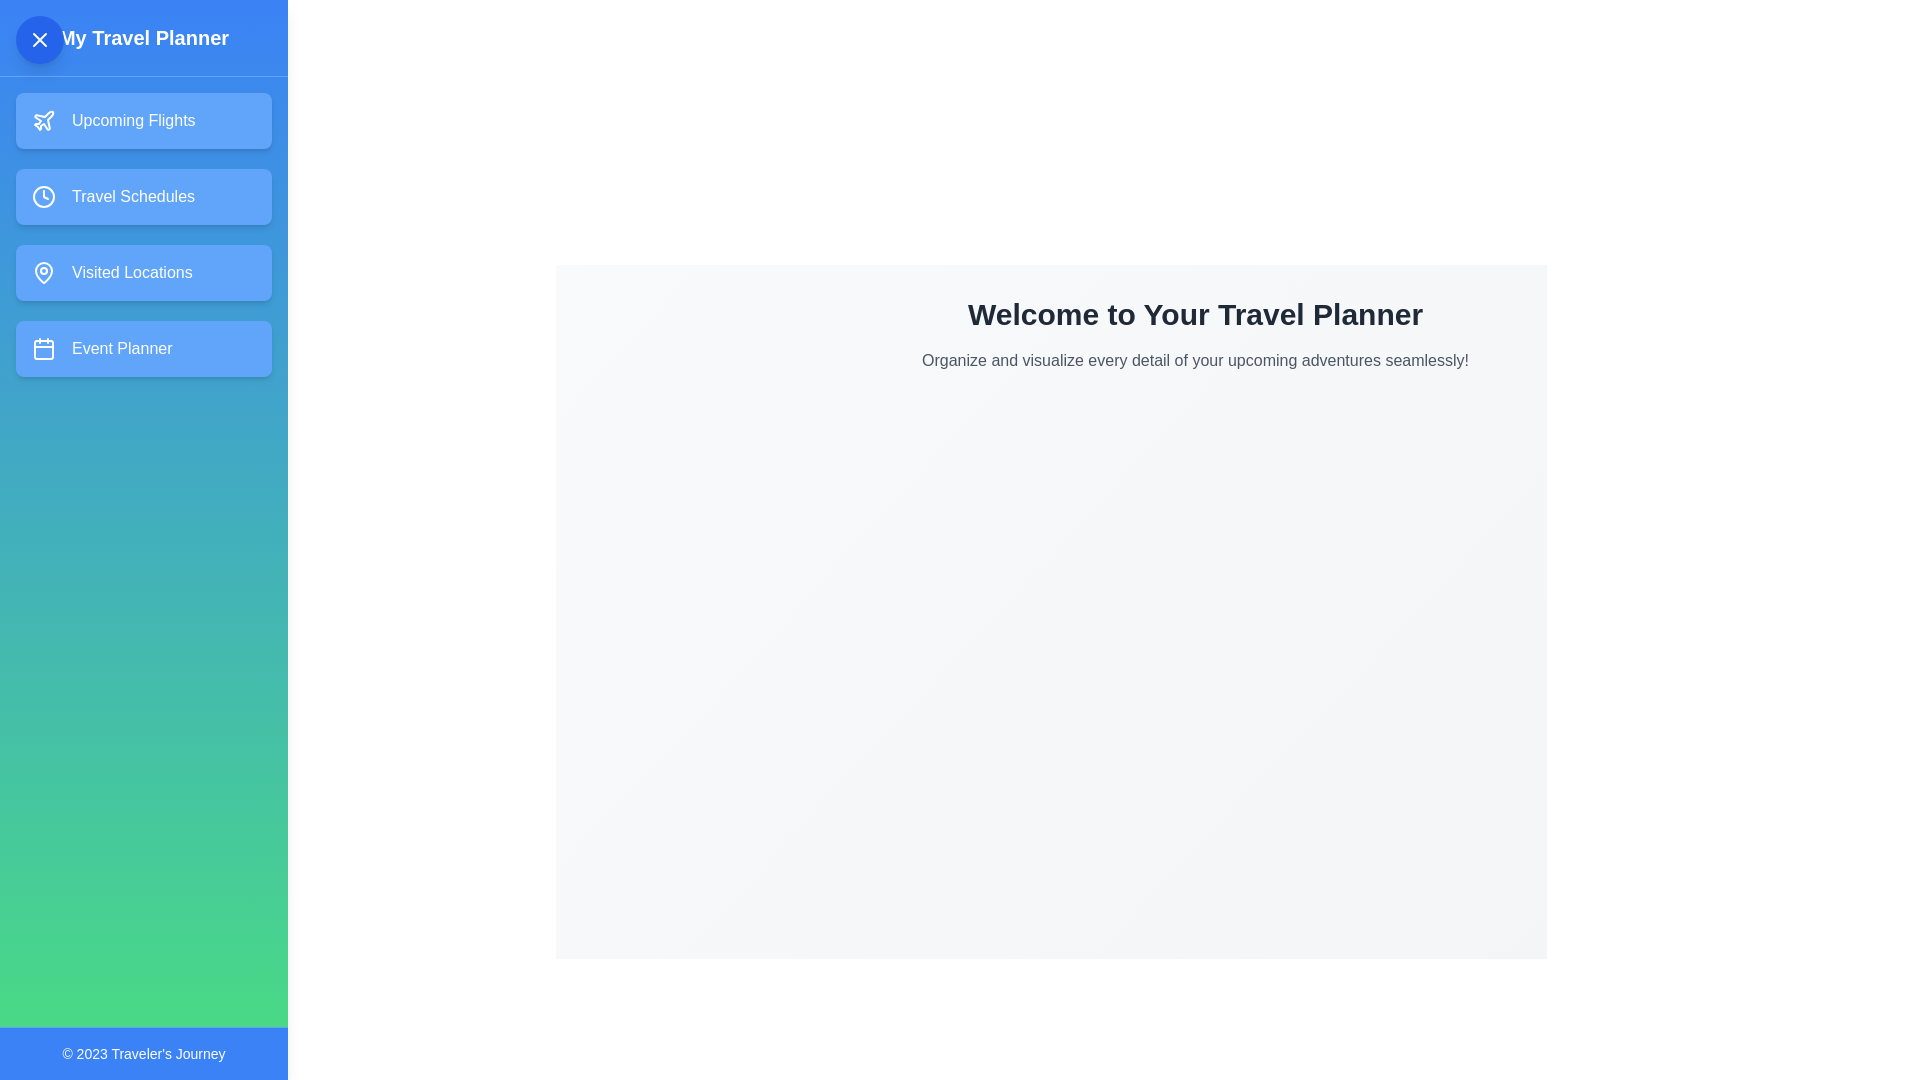 This screenshot has height=1080, width=1920. I want to click on the 'Event Planner' button, which is a rectangular button with a blue background and a white calendar icon, located in the sidebar at the bottom of the list of buttons, so click(143, 347).